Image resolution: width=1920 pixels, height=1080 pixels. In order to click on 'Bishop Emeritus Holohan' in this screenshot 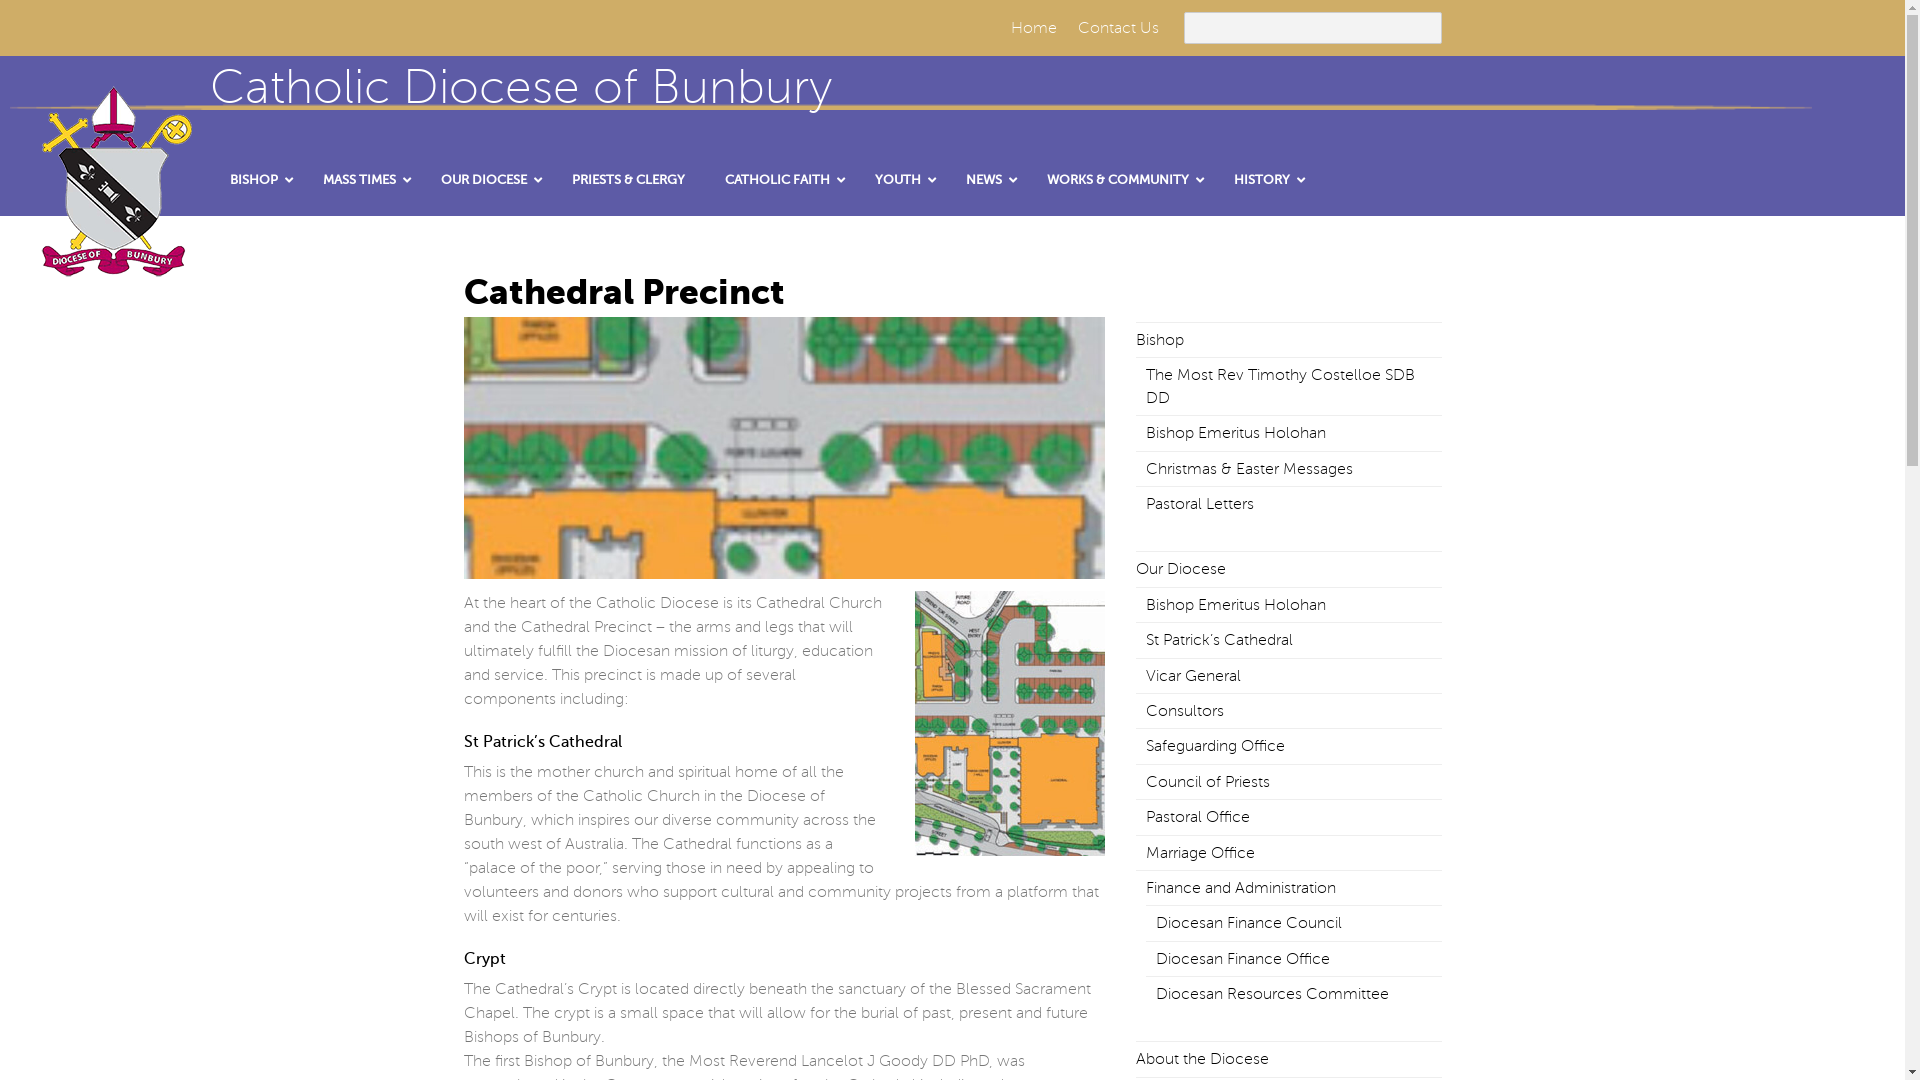, I will do `click(1235, 431)`.